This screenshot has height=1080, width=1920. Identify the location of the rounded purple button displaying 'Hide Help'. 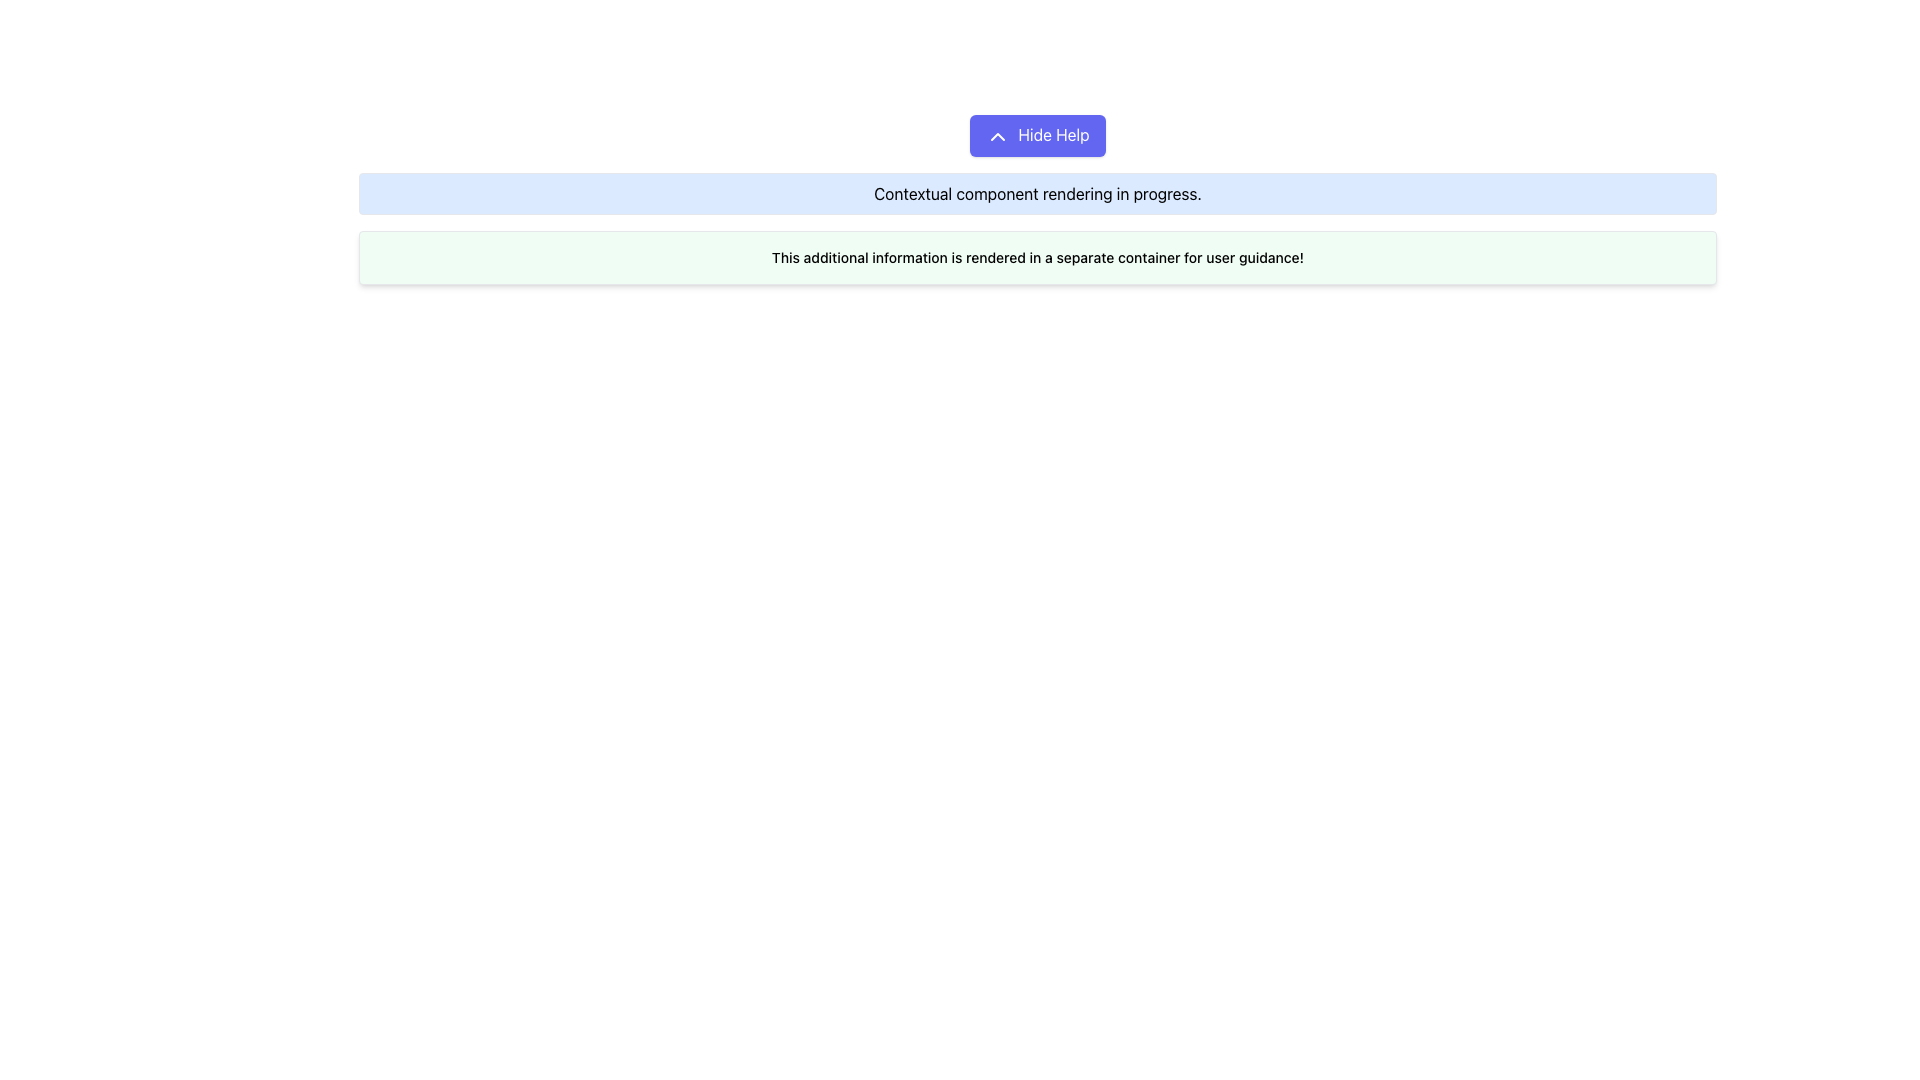
(1037, 135).